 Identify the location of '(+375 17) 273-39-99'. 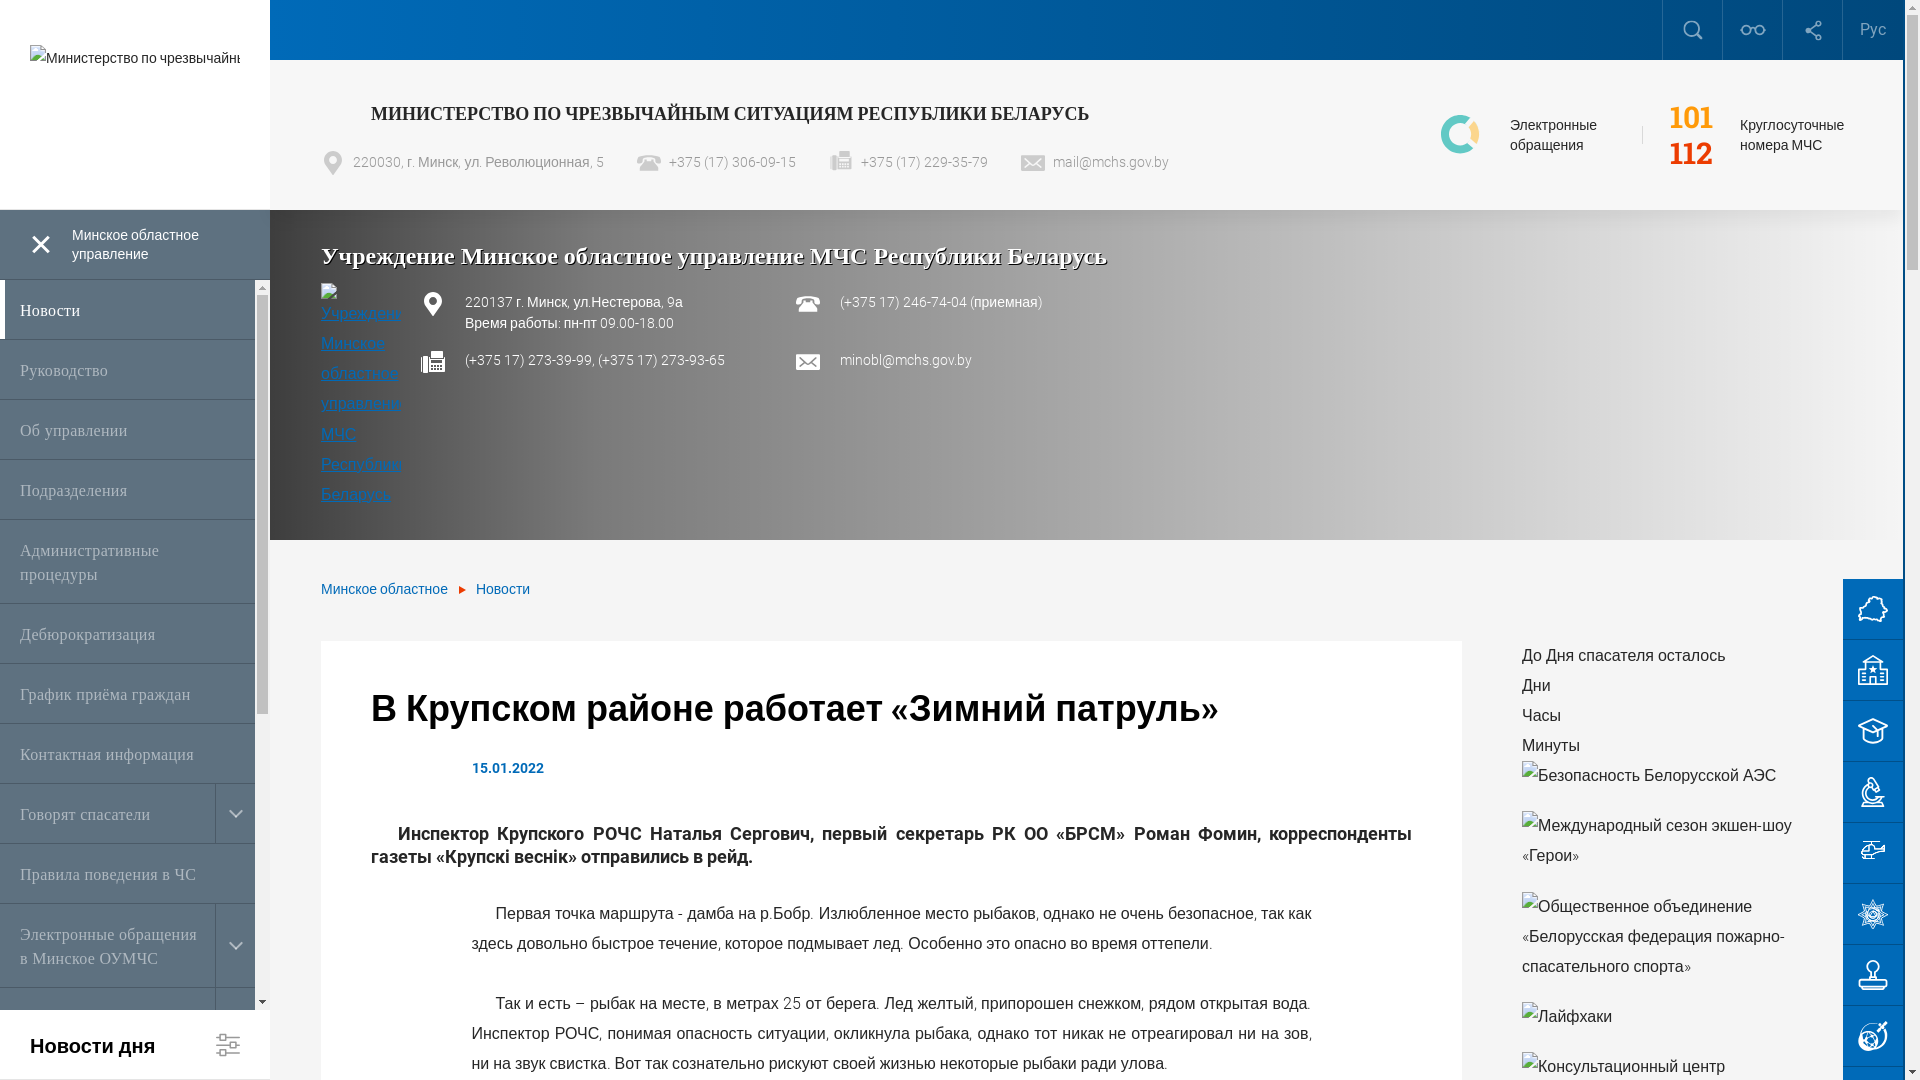
(528, 358).